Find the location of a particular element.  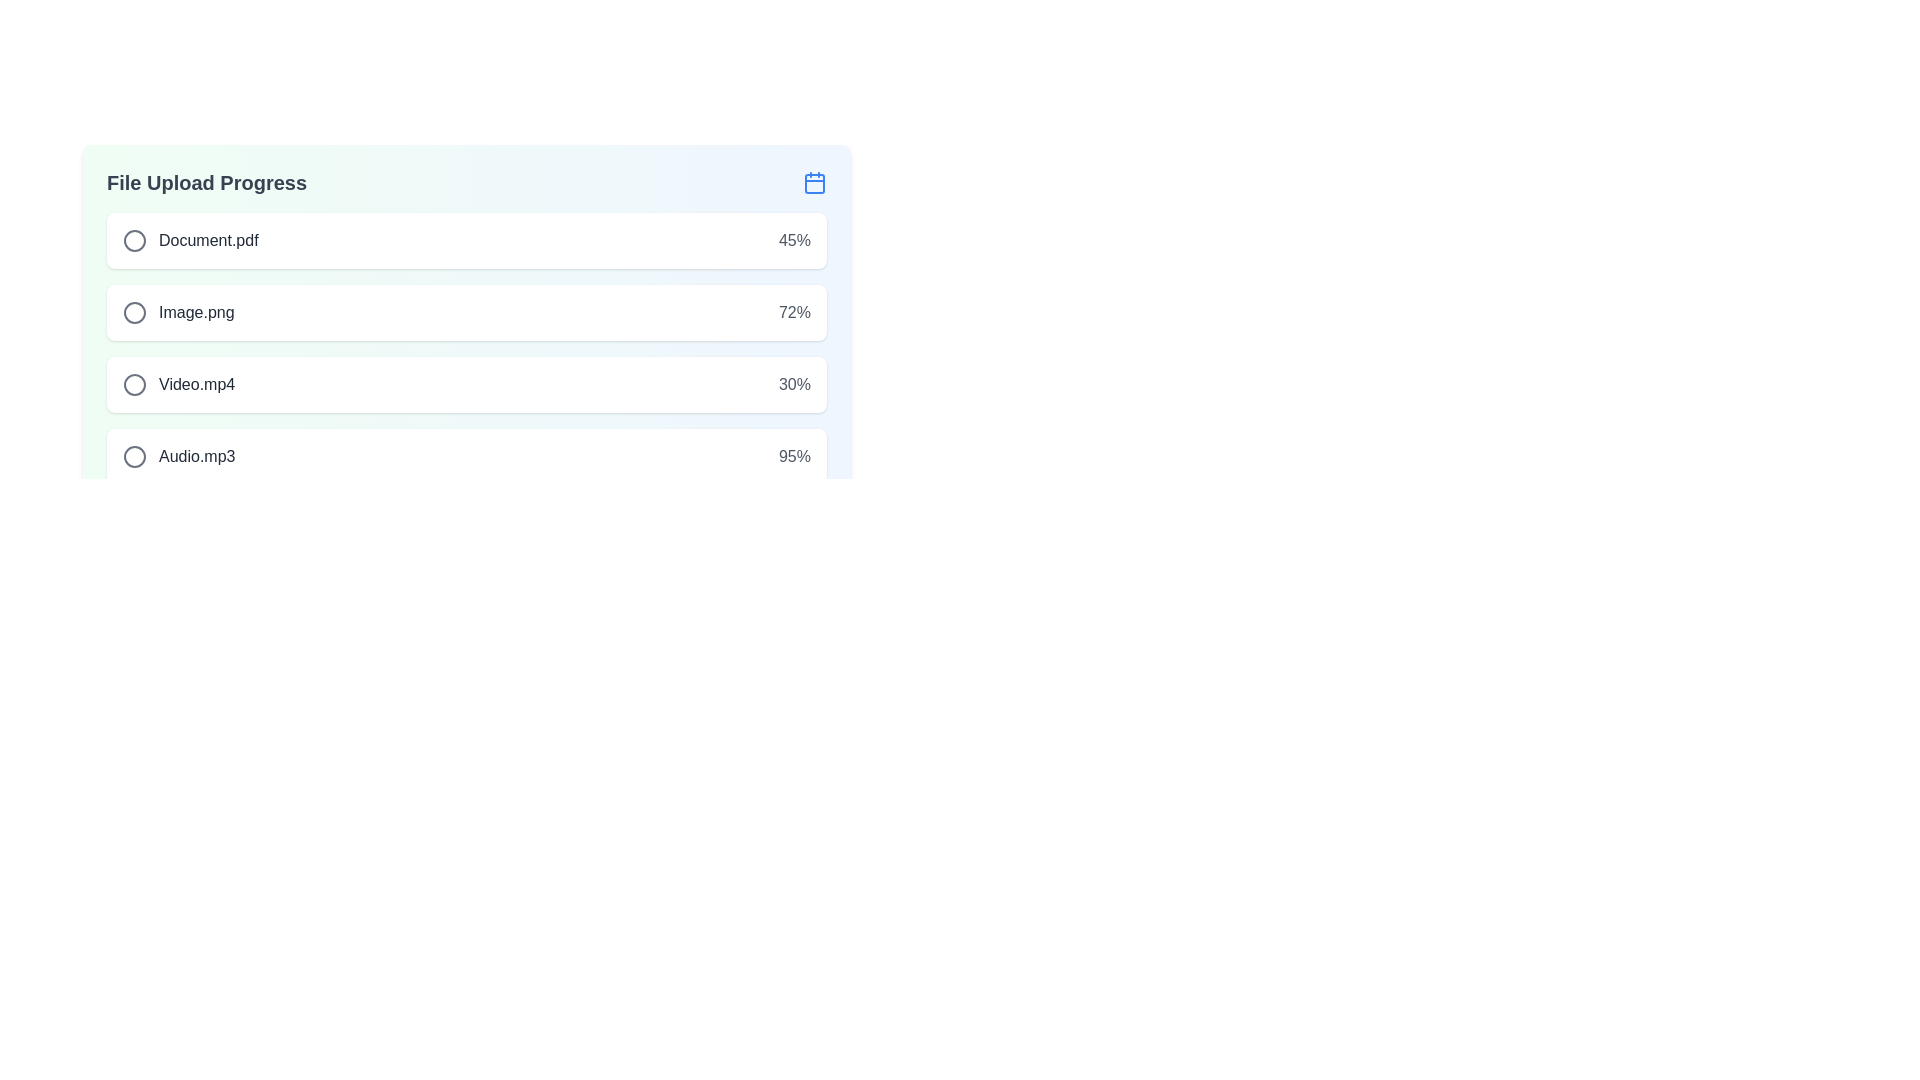

the circular graphical icon associated with 'Document.pdf' is located at coordinates (133, 239).